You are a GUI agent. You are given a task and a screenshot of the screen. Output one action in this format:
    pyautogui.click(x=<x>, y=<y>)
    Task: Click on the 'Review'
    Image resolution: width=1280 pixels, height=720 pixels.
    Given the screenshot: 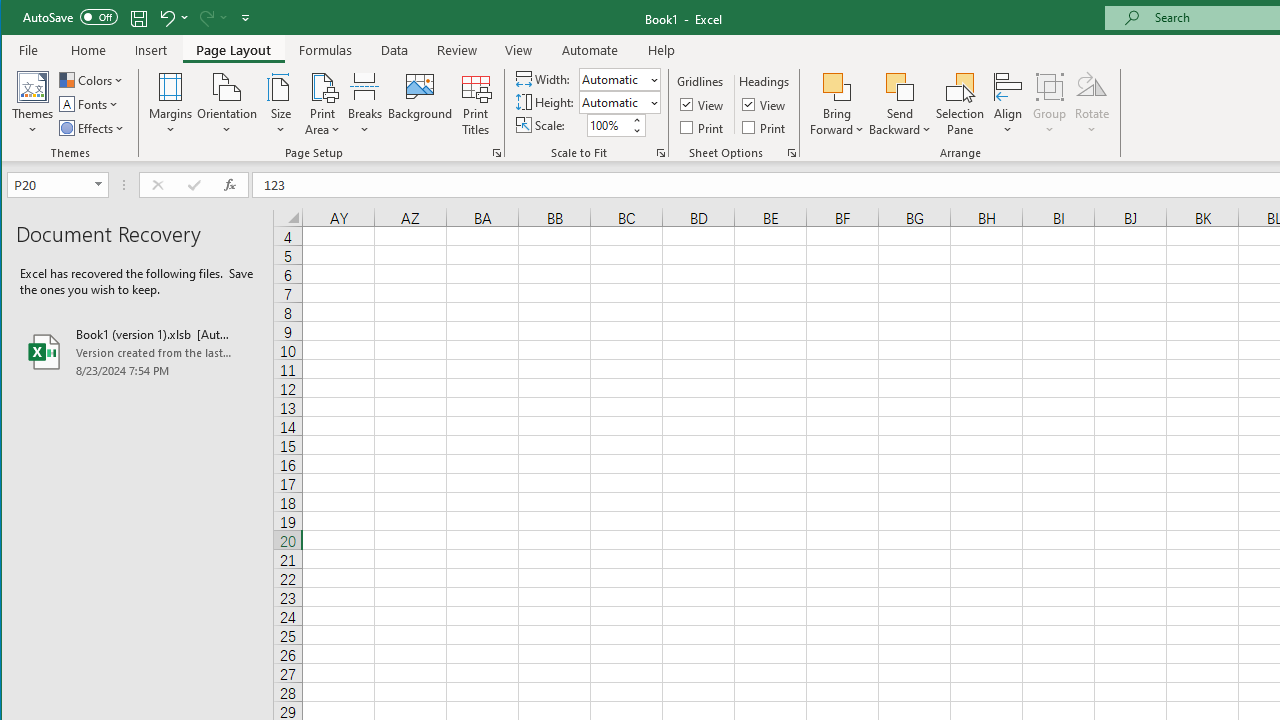 What is the action you would take?
    pyautogui.click(x=455, y=49)
    